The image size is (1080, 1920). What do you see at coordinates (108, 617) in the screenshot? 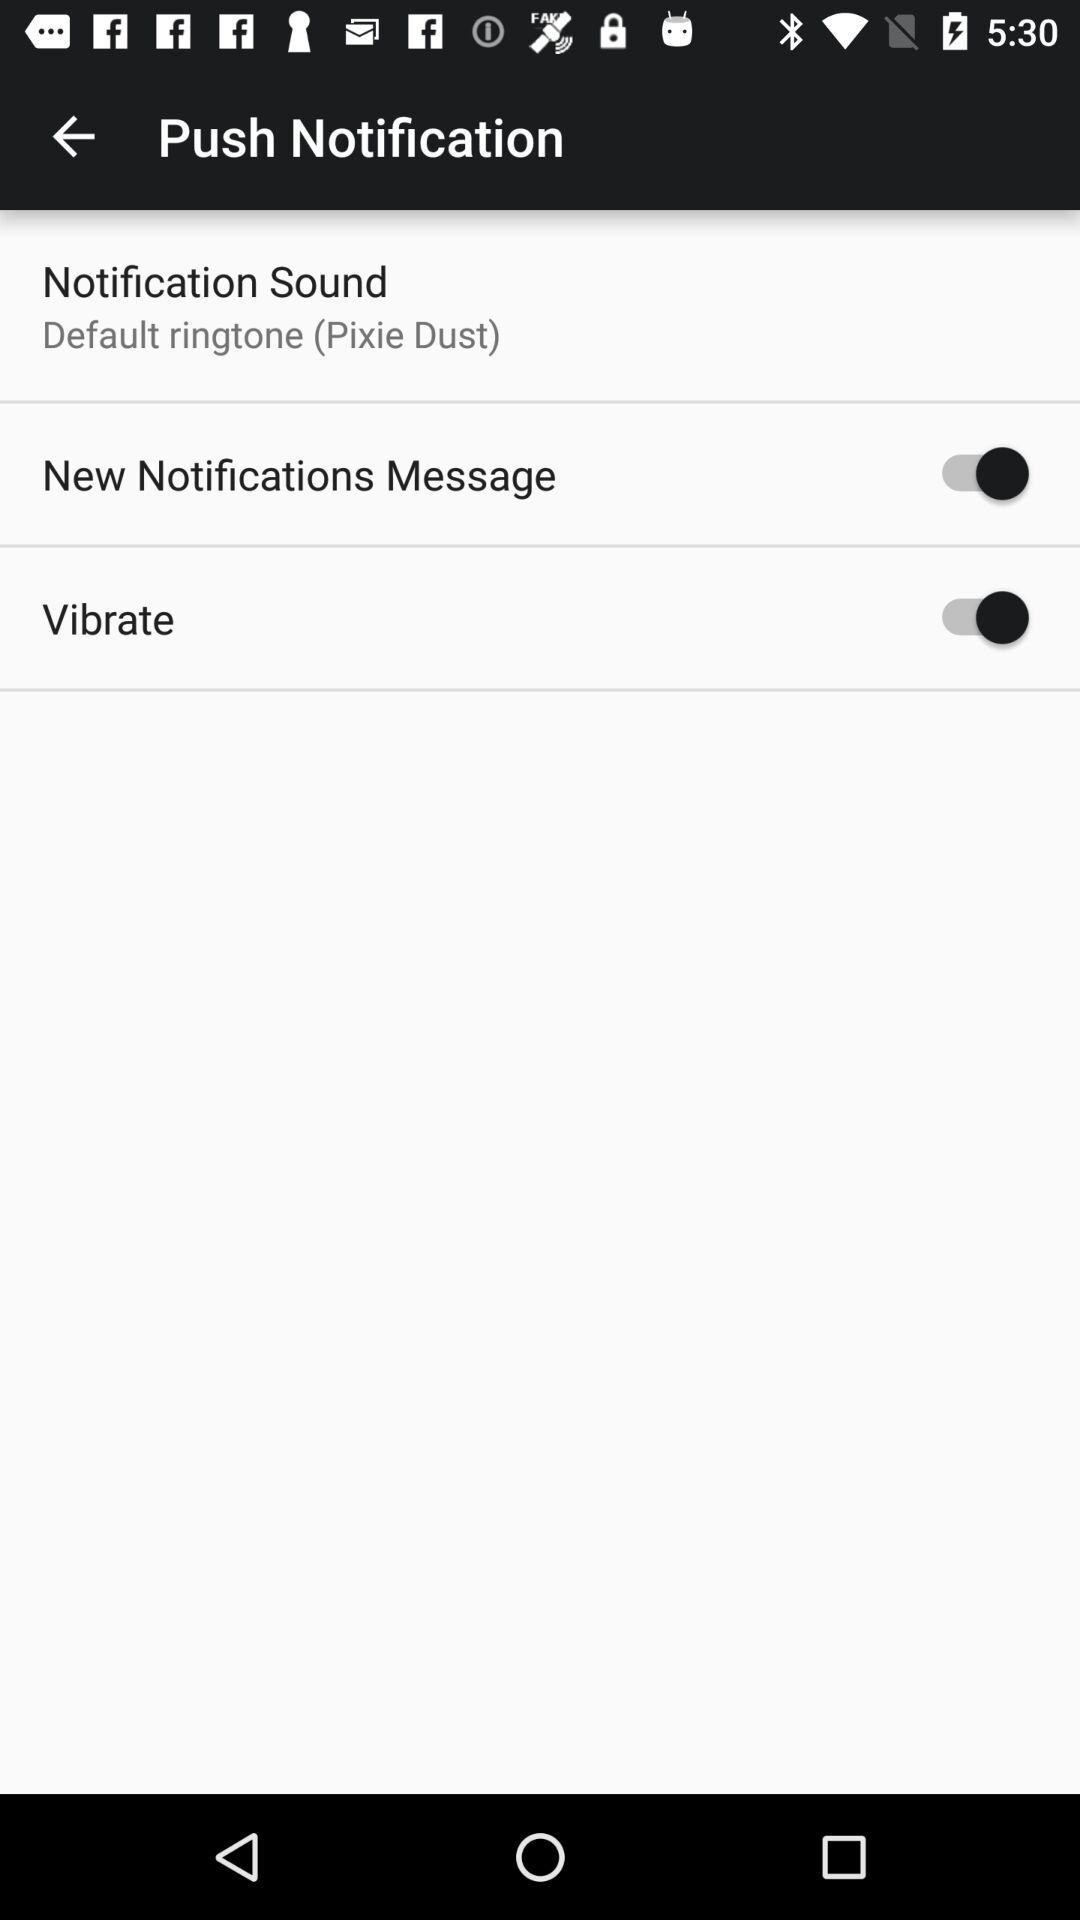
I see `the vibrate` at bounding box center [108, 617].